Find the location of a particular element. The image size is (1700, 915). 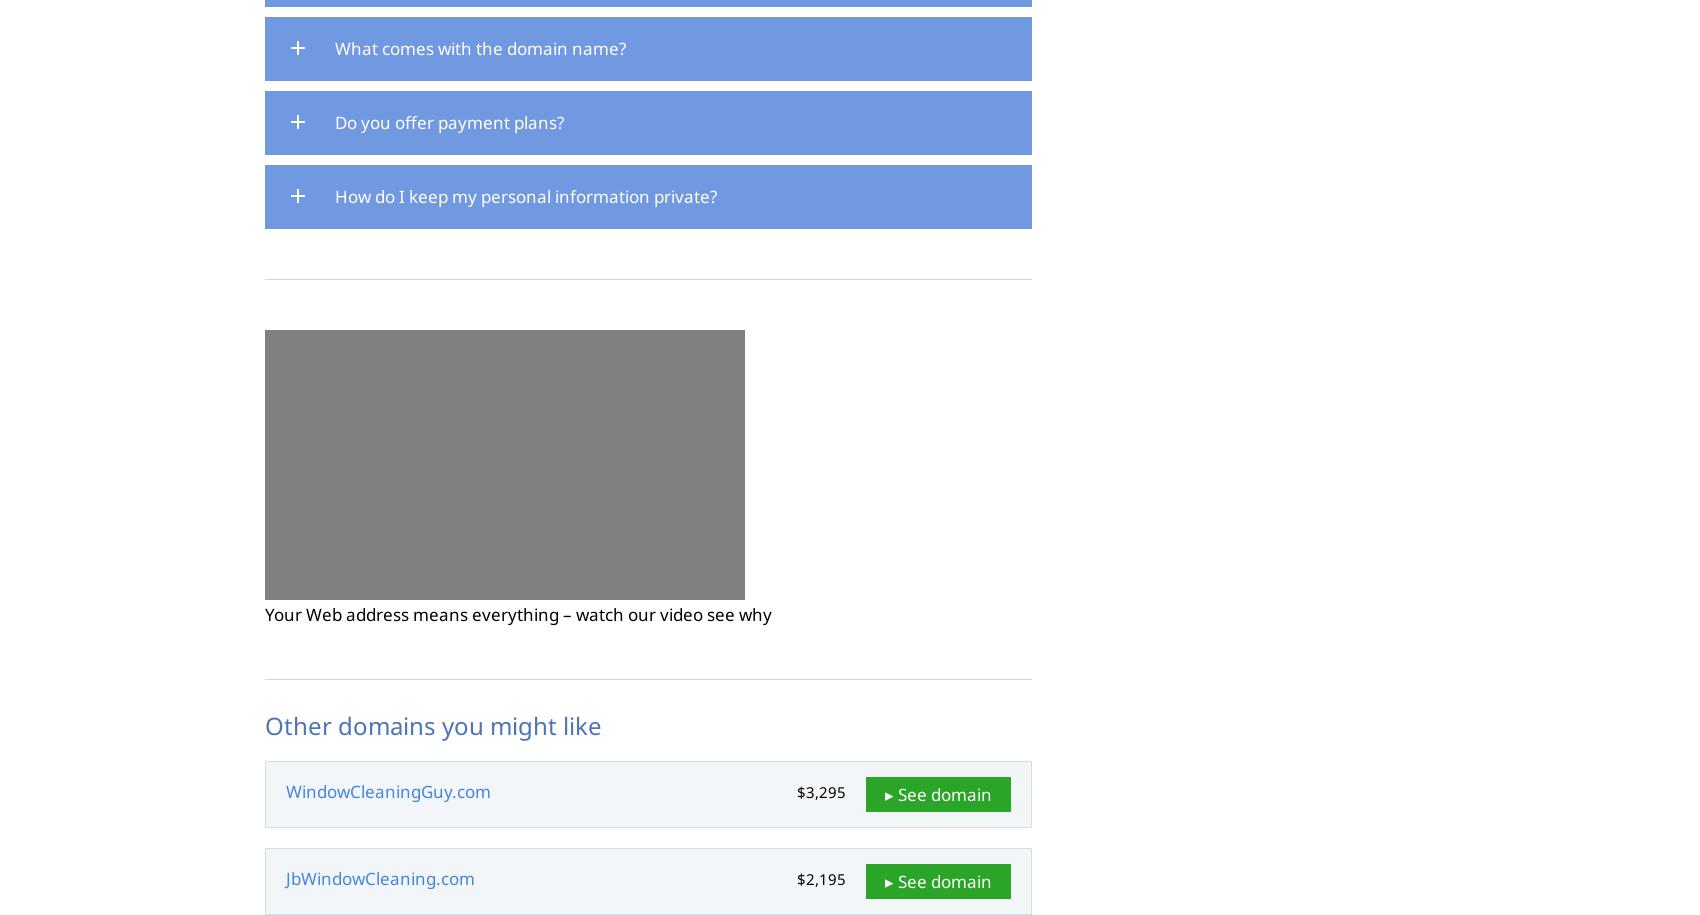

'JbWindowCleaning.com' is located at coordinates (285, 877).